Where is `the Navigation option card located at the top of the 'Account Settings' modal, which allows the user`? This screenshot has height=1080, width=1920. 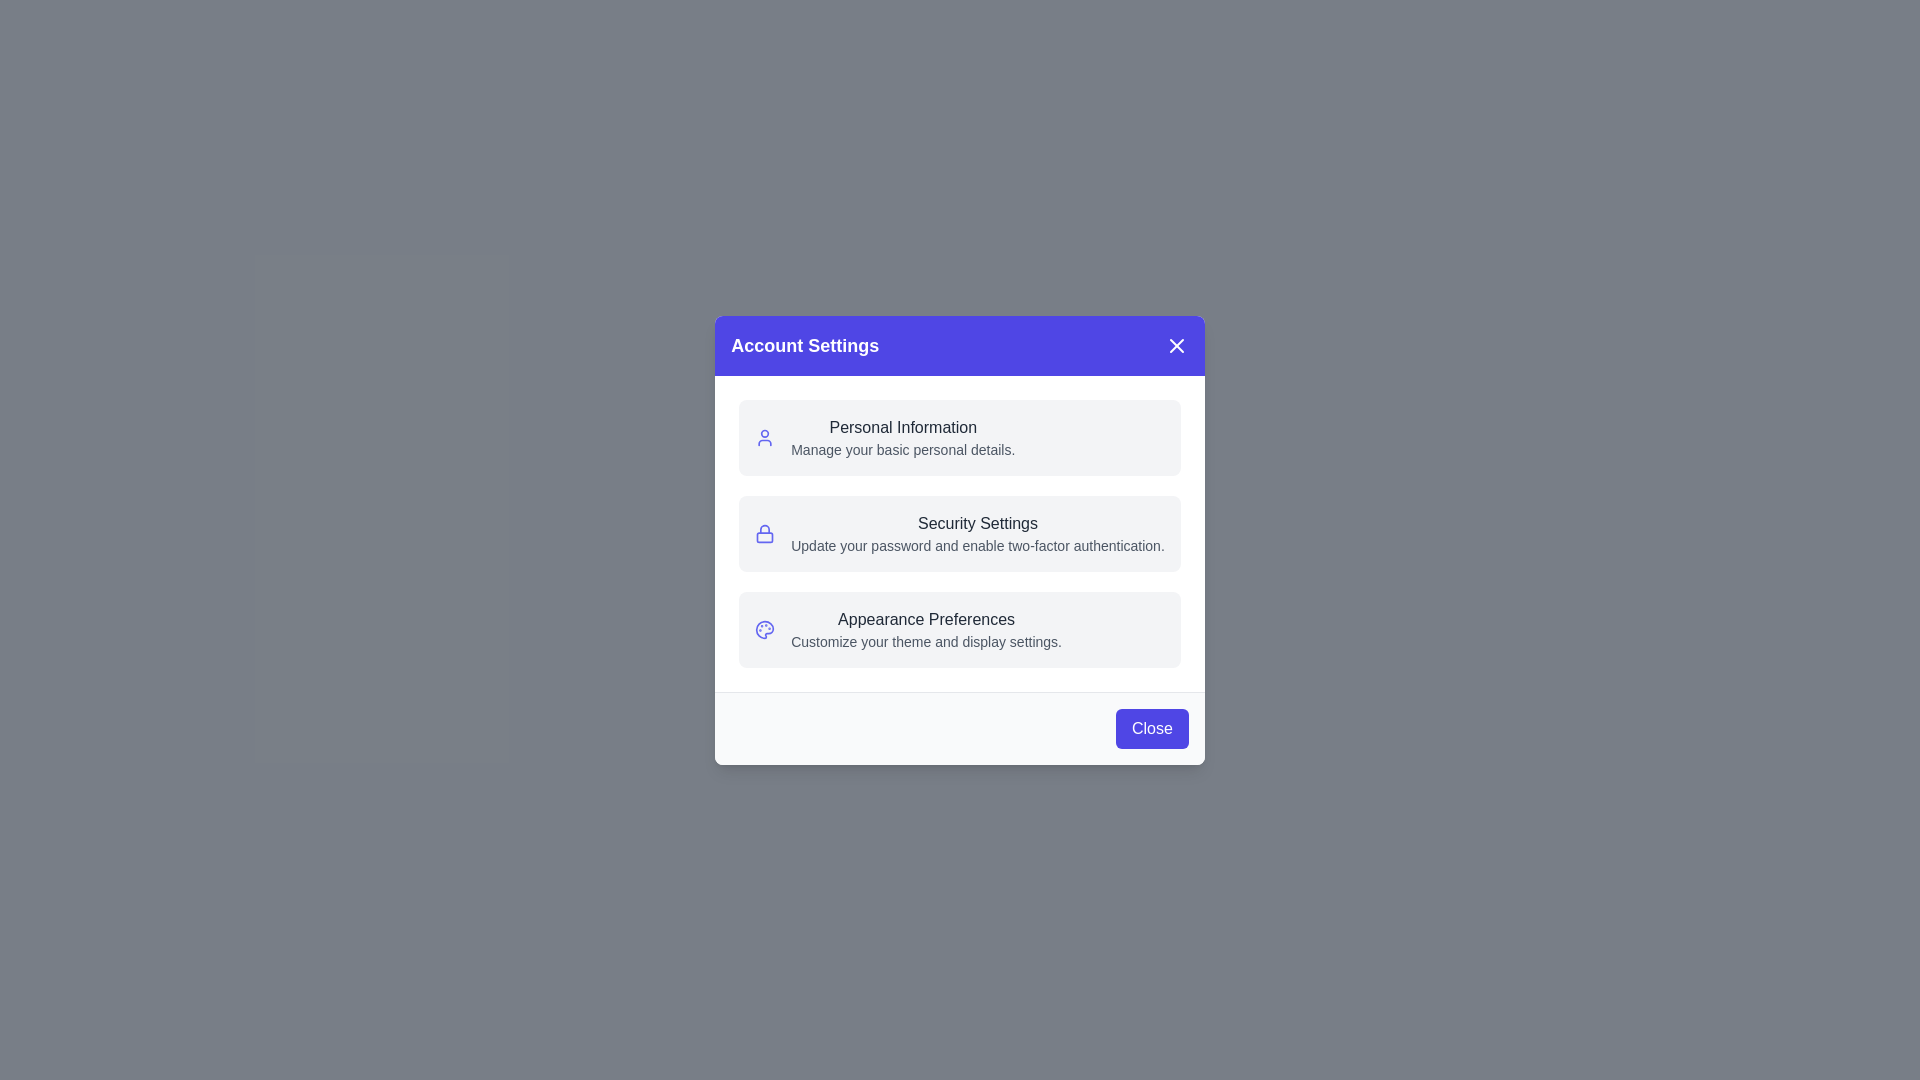
the Navigation option card located at the top of the 'Account Settings' modal, which allows the user is located at coordinates (960, 436).